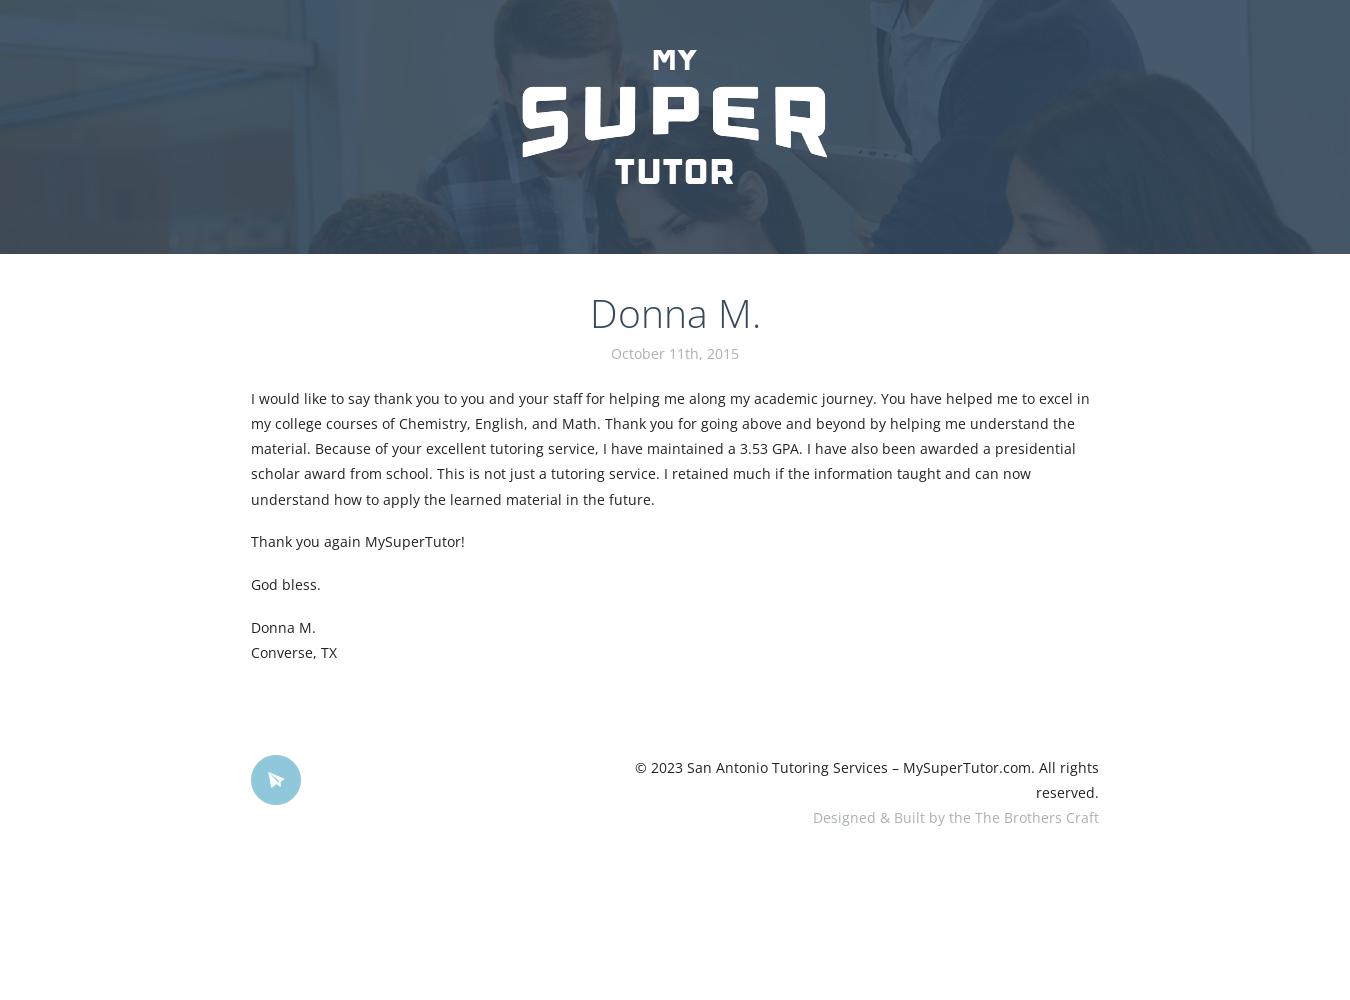 The width and height of the screenshot is (1350, 1000). What do you see at coordinates (356, 541) in the screenshot?
I see `'Thank you again MySuperTutor!'` at bounding box center [356, 541].